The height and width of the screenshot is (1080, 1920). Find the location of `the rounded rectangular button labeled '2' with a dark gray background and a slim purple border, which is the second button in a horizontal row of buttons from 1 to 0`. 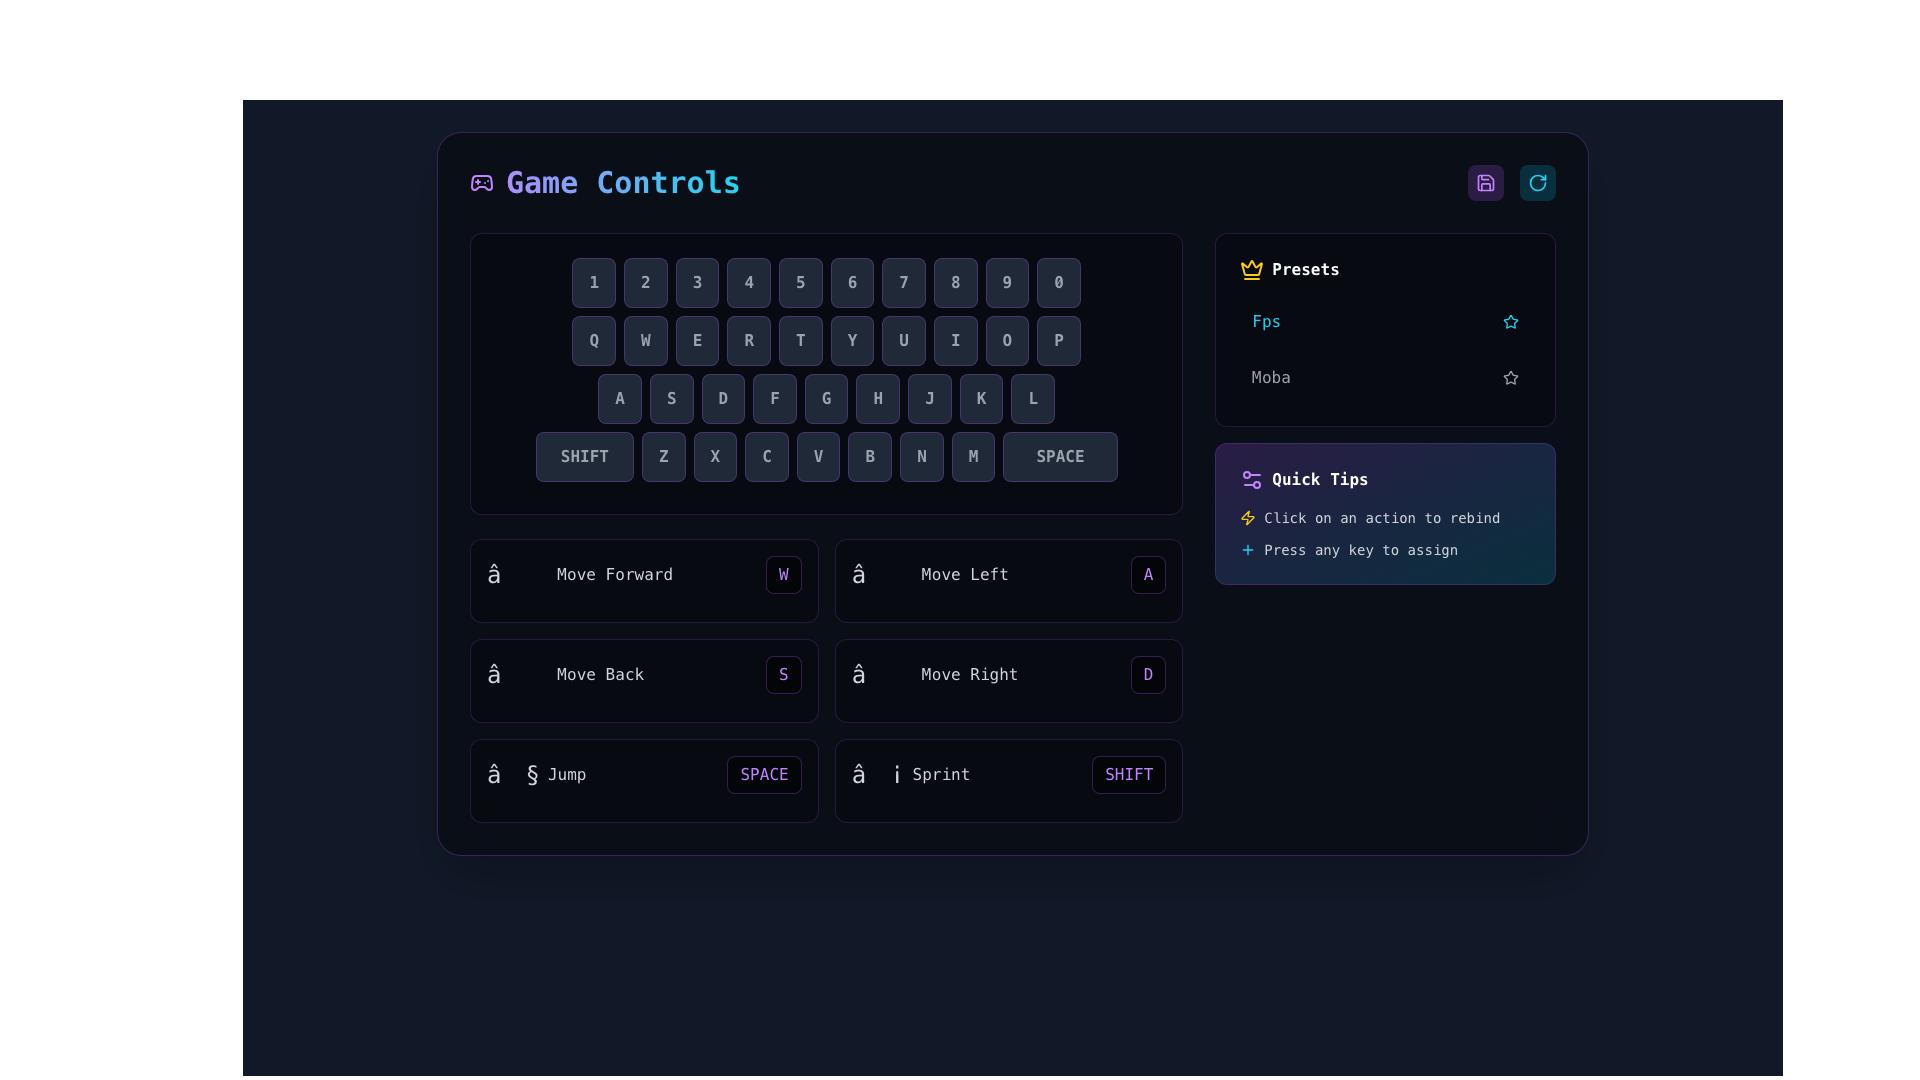

the rounded rectangular button labeled '2' with a dark gray background and a slim purple border, which is the second button in a horizontal row of buttons from 1 to 0 is located at coordinates (645, 282).